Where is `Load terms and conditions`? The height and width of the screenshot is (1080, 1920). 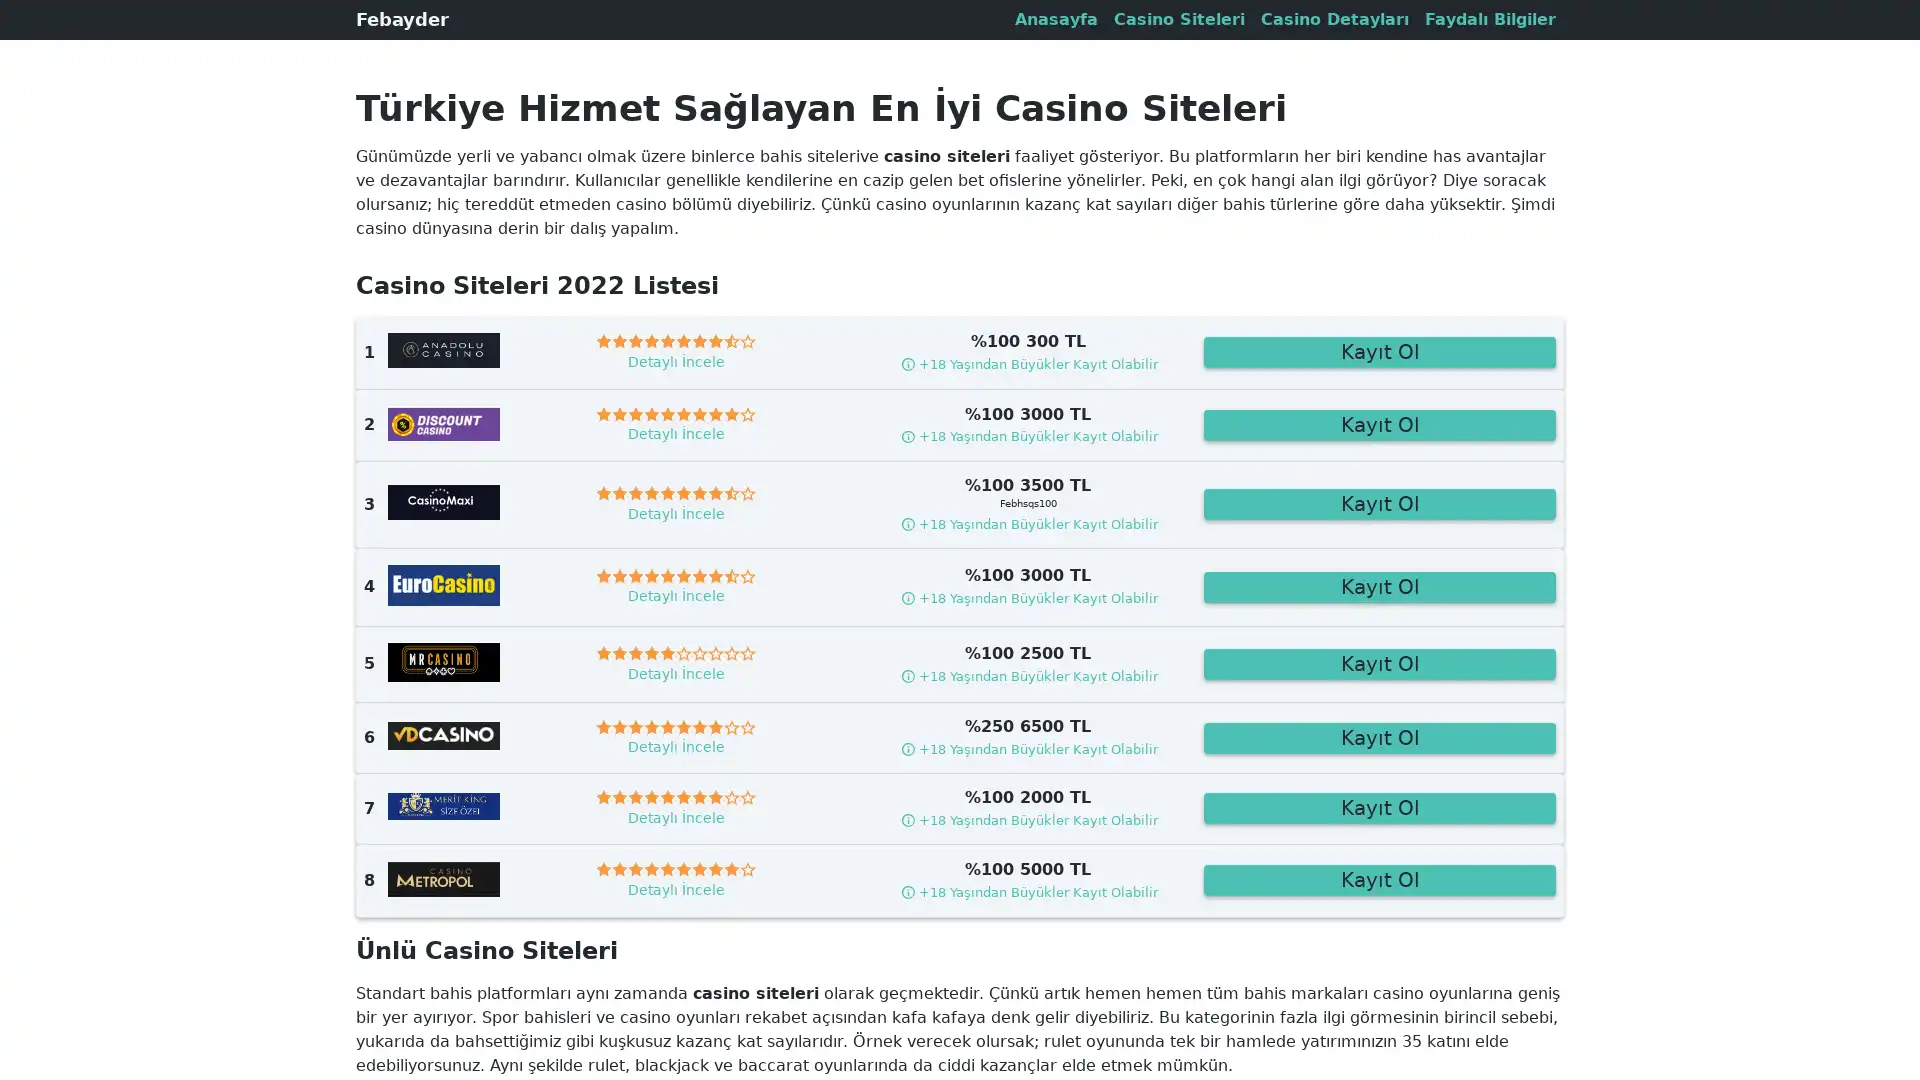 Load terms and conditions is located at coordinates (1027, 522).